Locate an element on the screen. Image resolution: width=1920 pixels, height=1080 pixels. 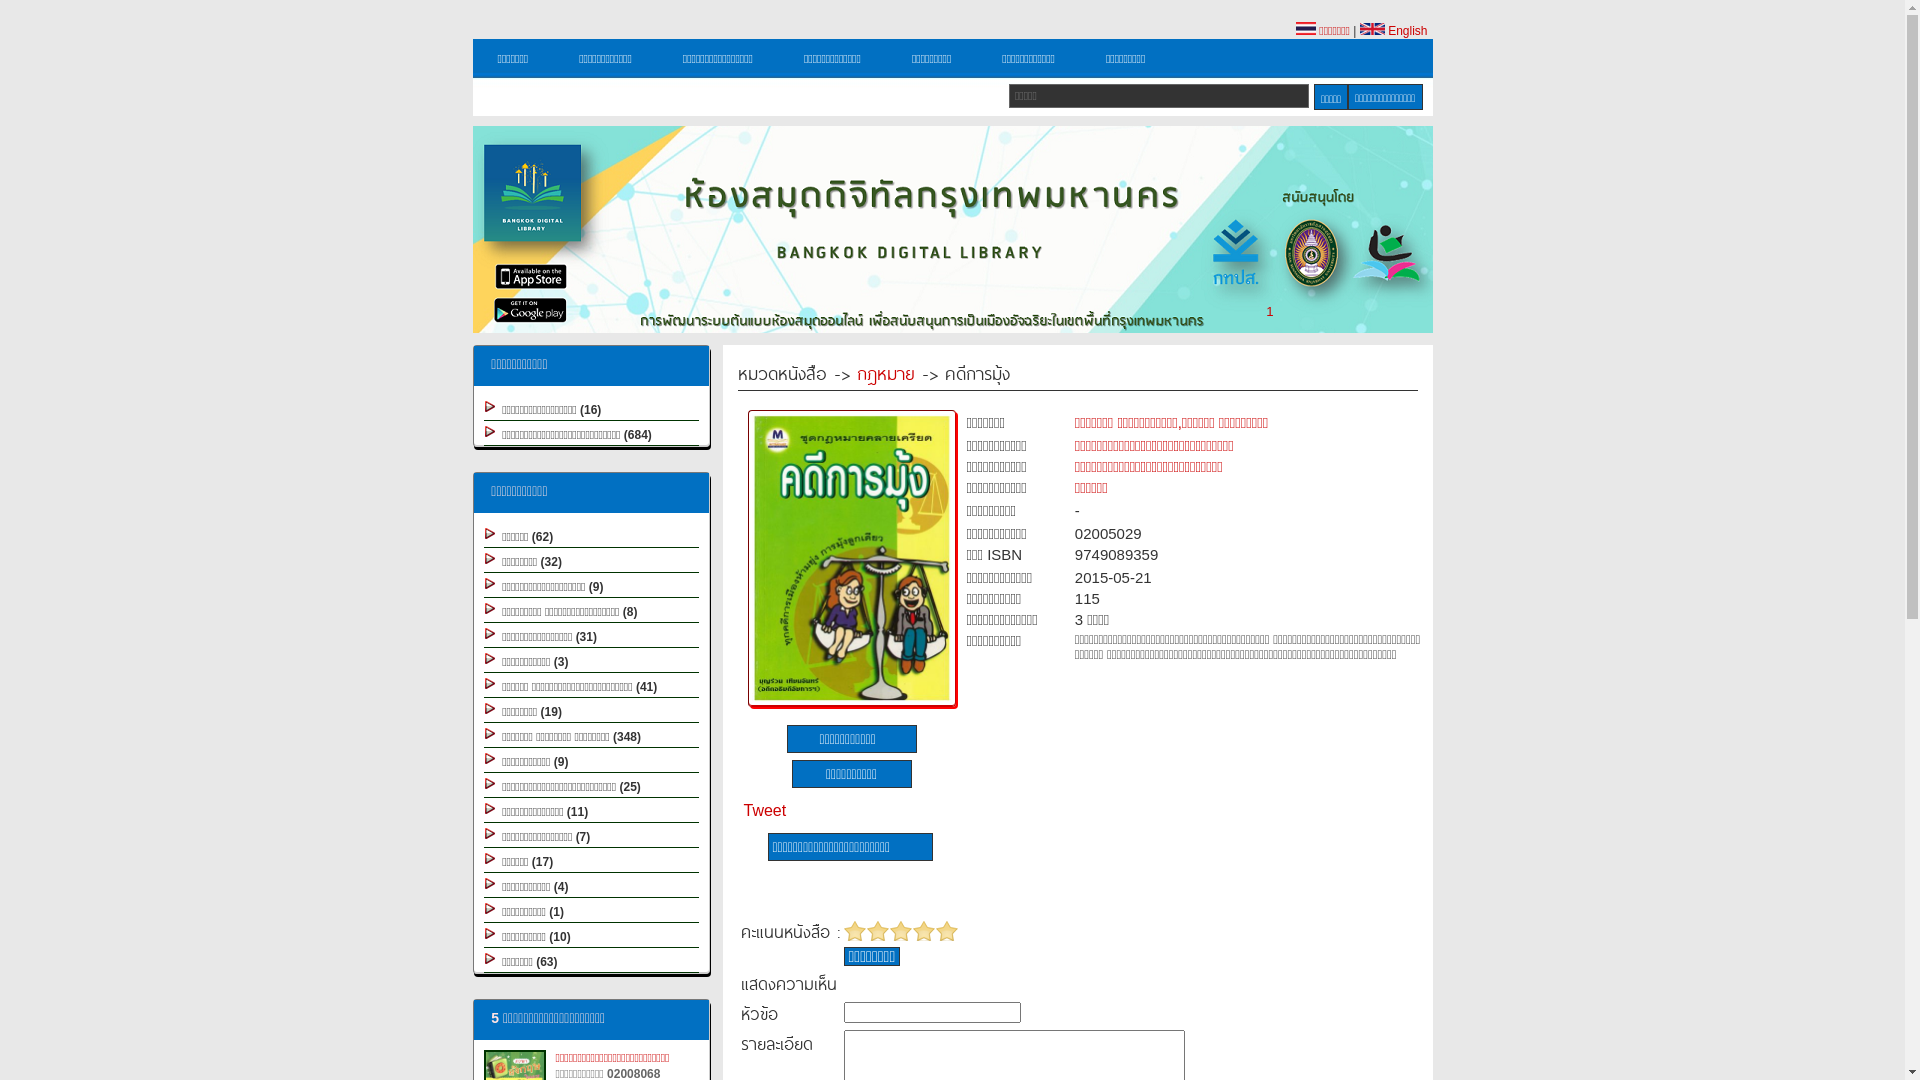
'English' is located at coordinates (1392, 30).